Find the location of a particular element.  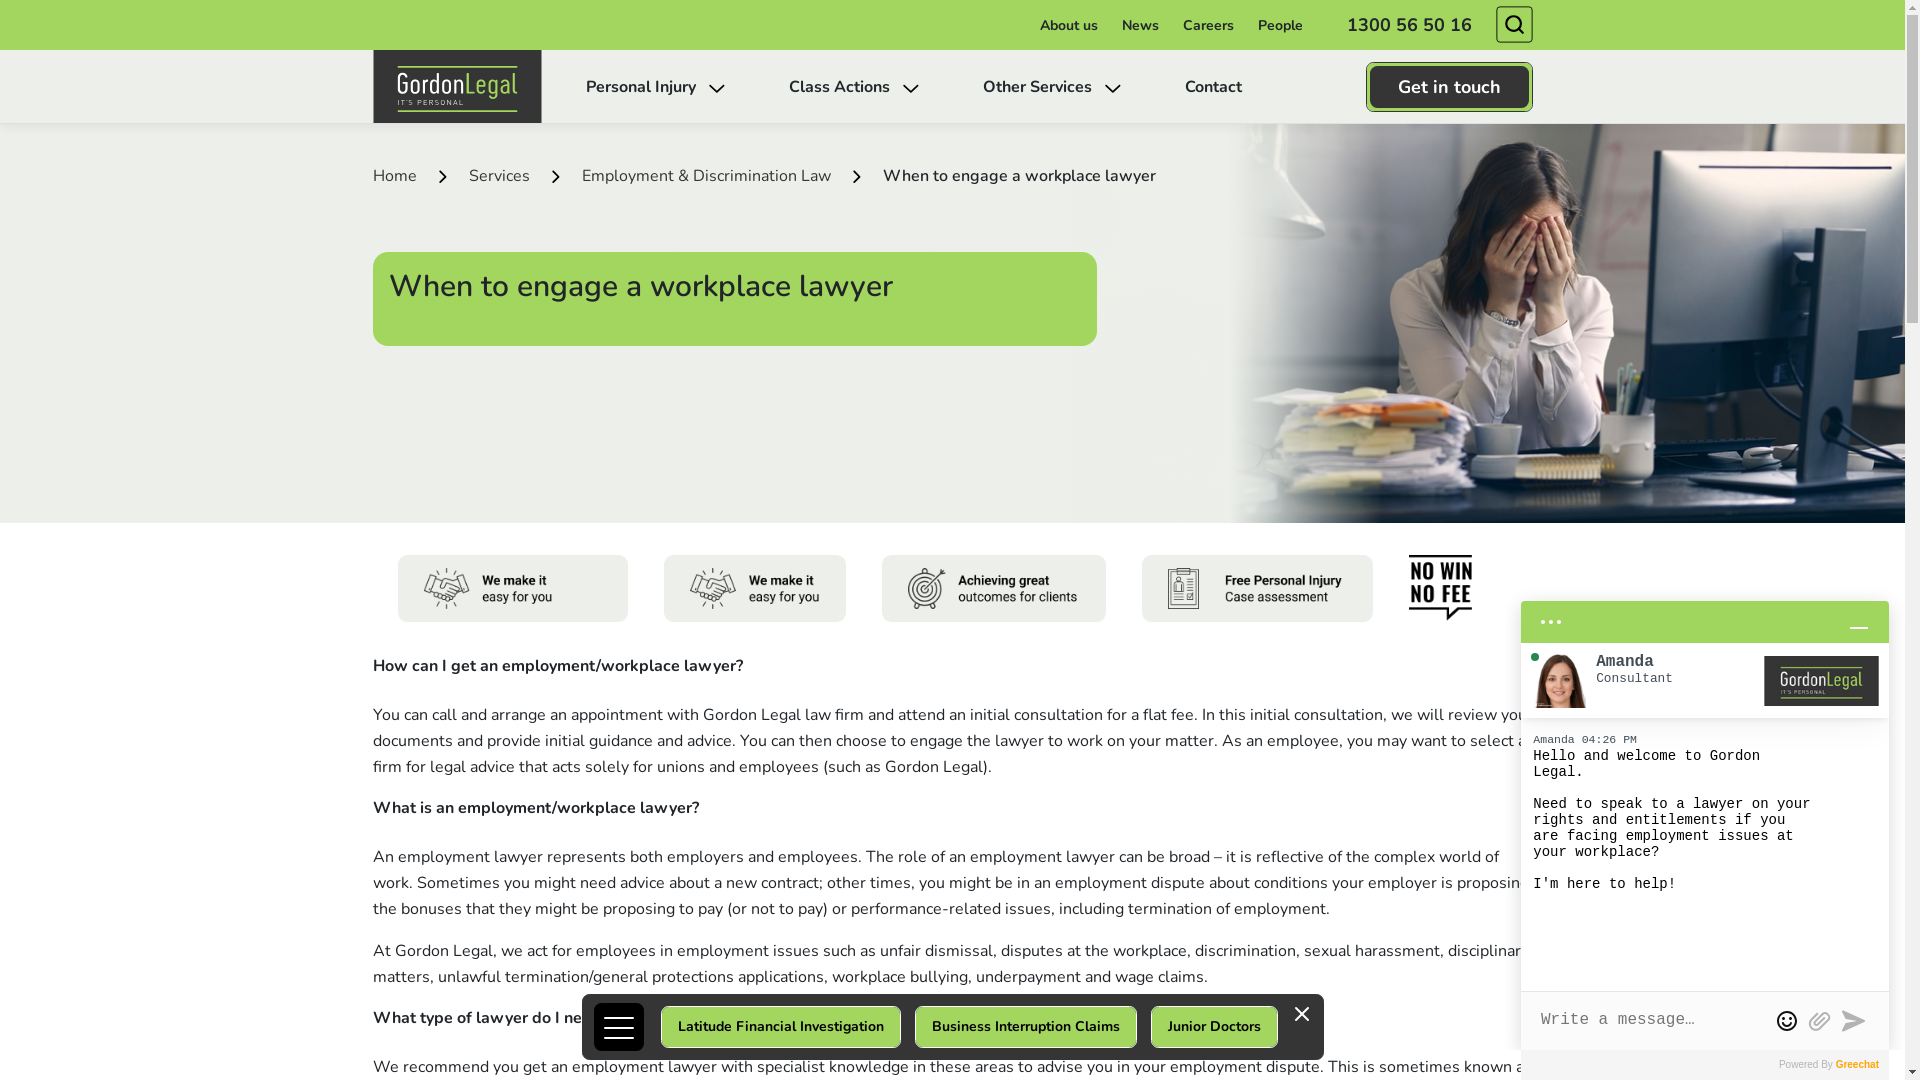

'1300 56 50 16' is located at coordinates (1407, 24).